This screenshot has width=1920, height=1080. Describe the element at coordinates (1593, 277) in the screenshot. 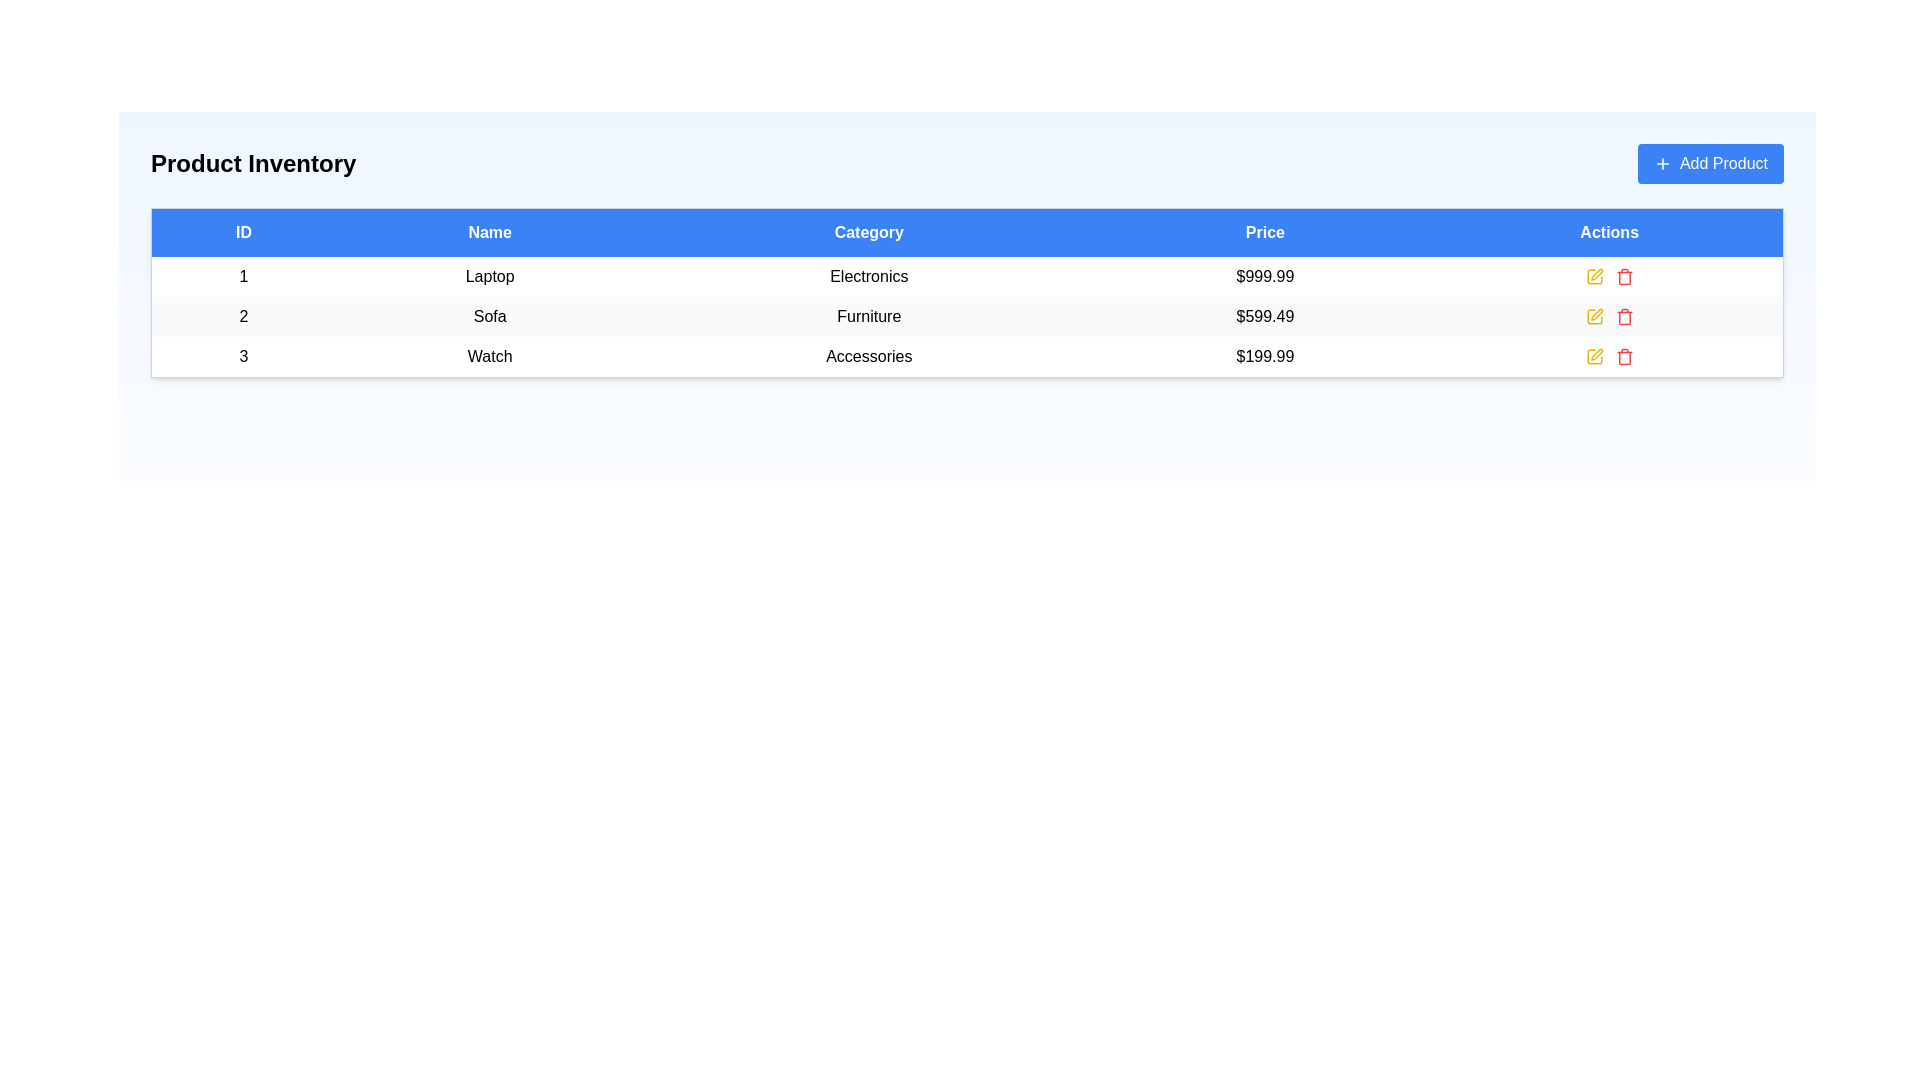

I see `the edit button located in the 'Actions' column of the first row in the 'Product Inventory' table` at that location.